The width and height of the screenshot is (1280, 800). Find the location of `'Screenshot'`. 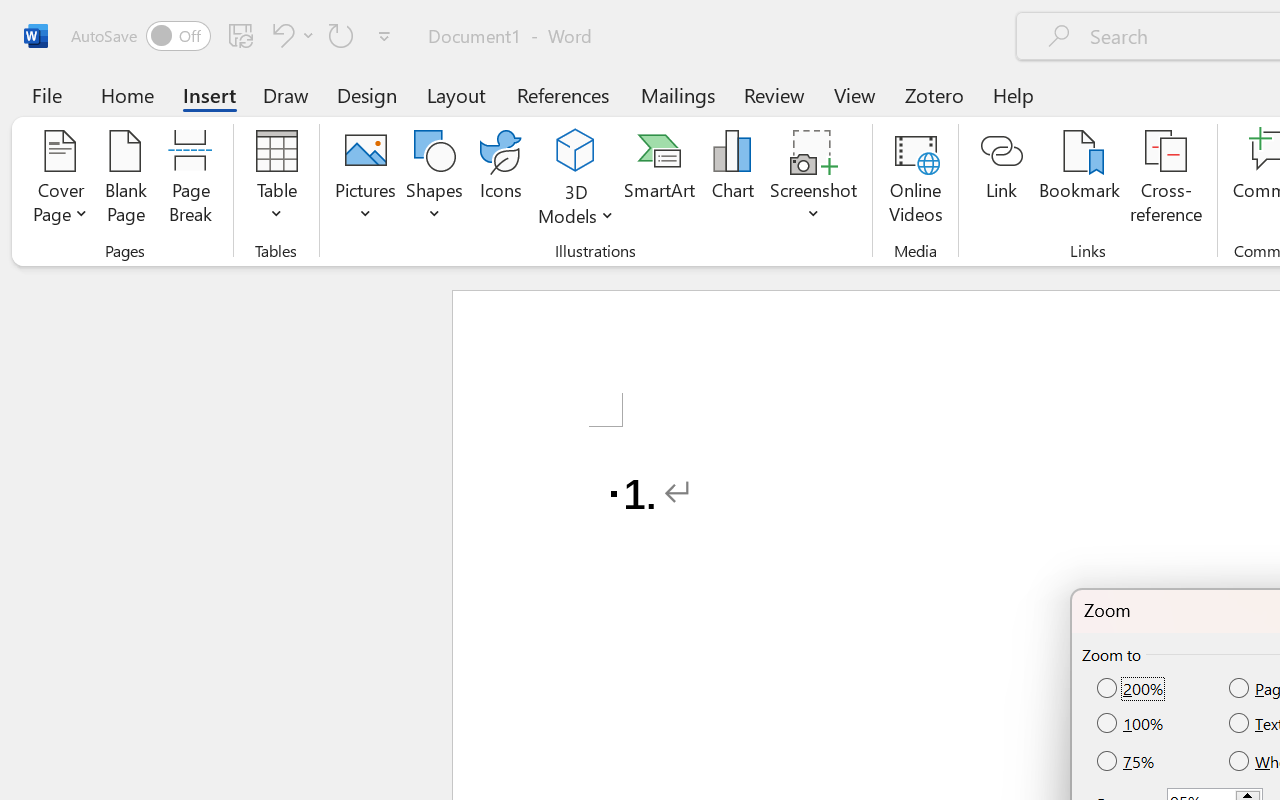

'Screenshot' is located at coordinates (814, 179).